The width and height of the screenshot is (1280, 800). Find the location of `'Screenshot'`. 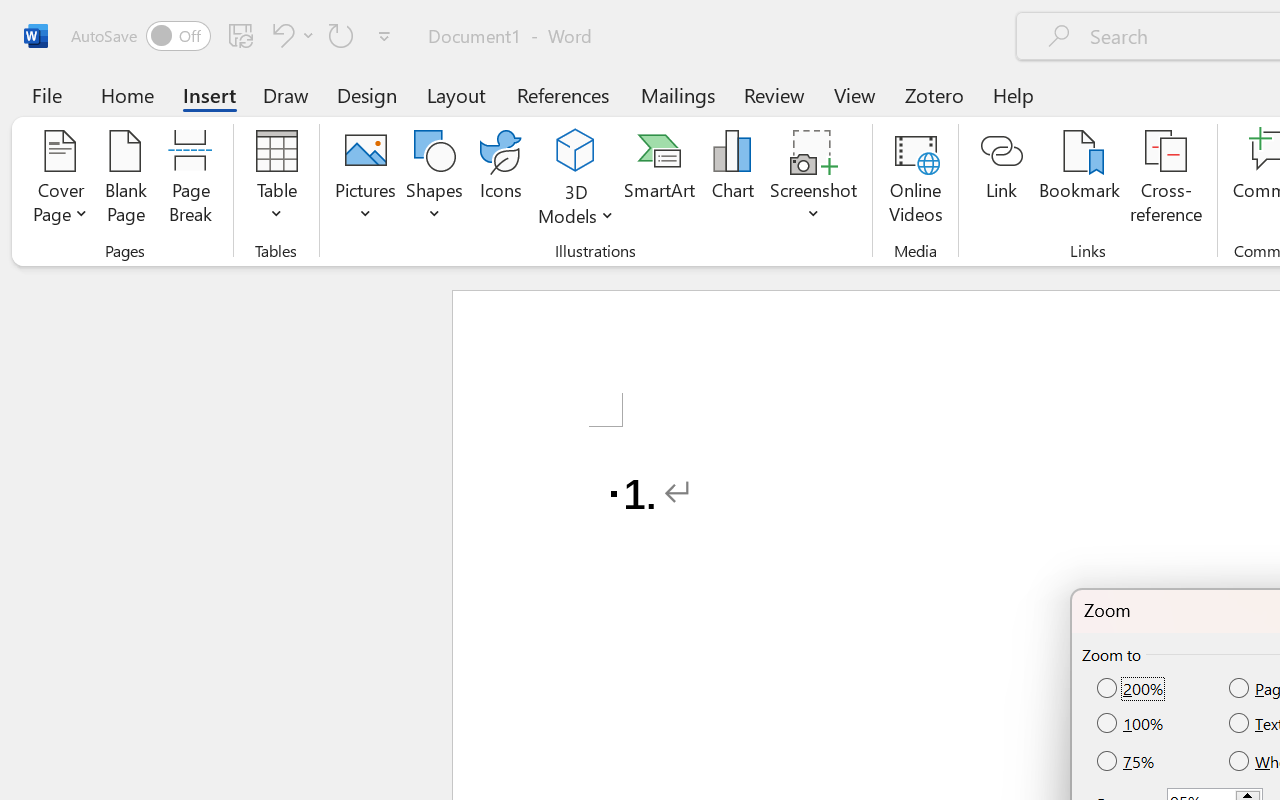

'Screenshot' is located at coordinates (814, 179).